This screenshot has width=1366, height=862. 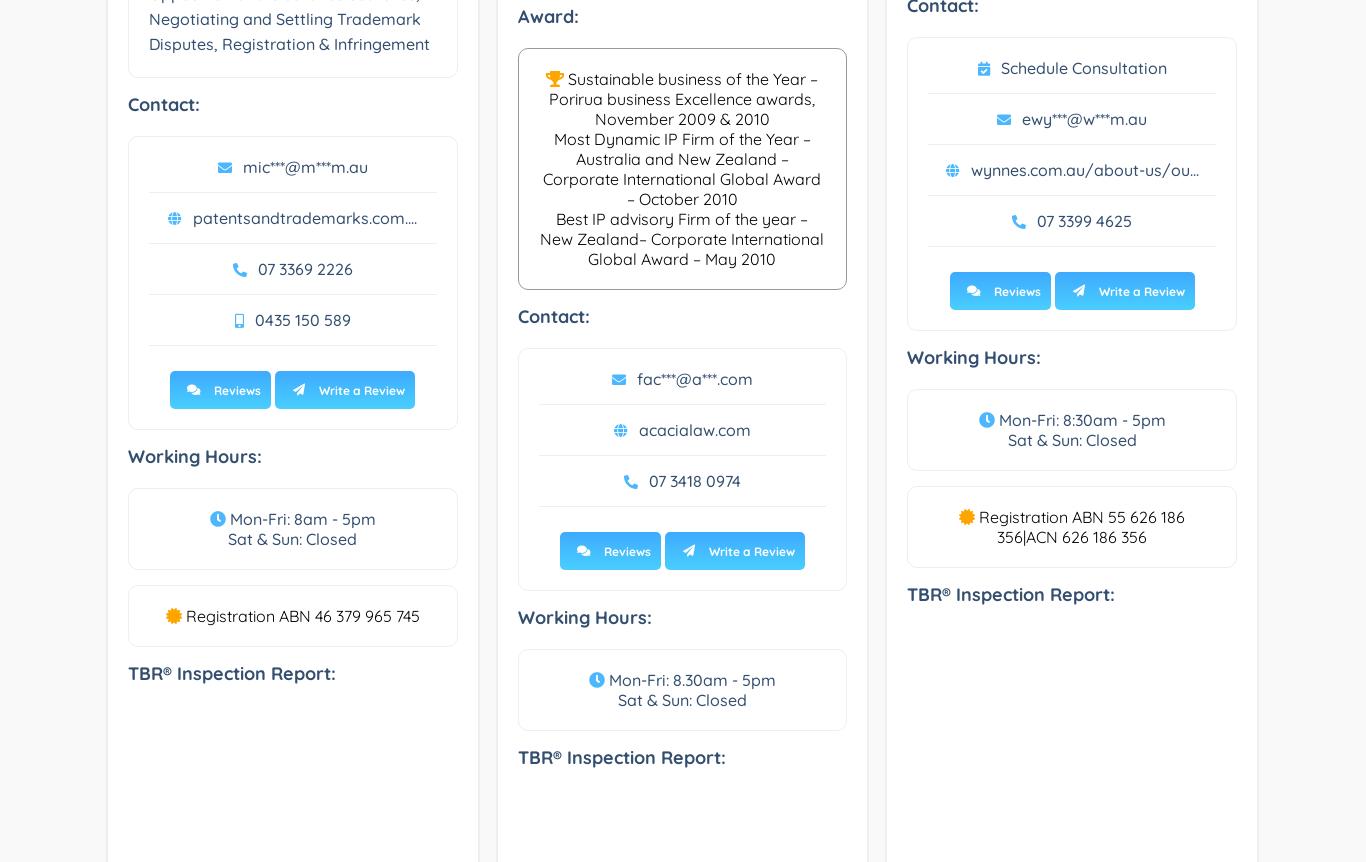 I want to click on 'Registration ABN 46 379 965 745', so click(x=179, y=615).